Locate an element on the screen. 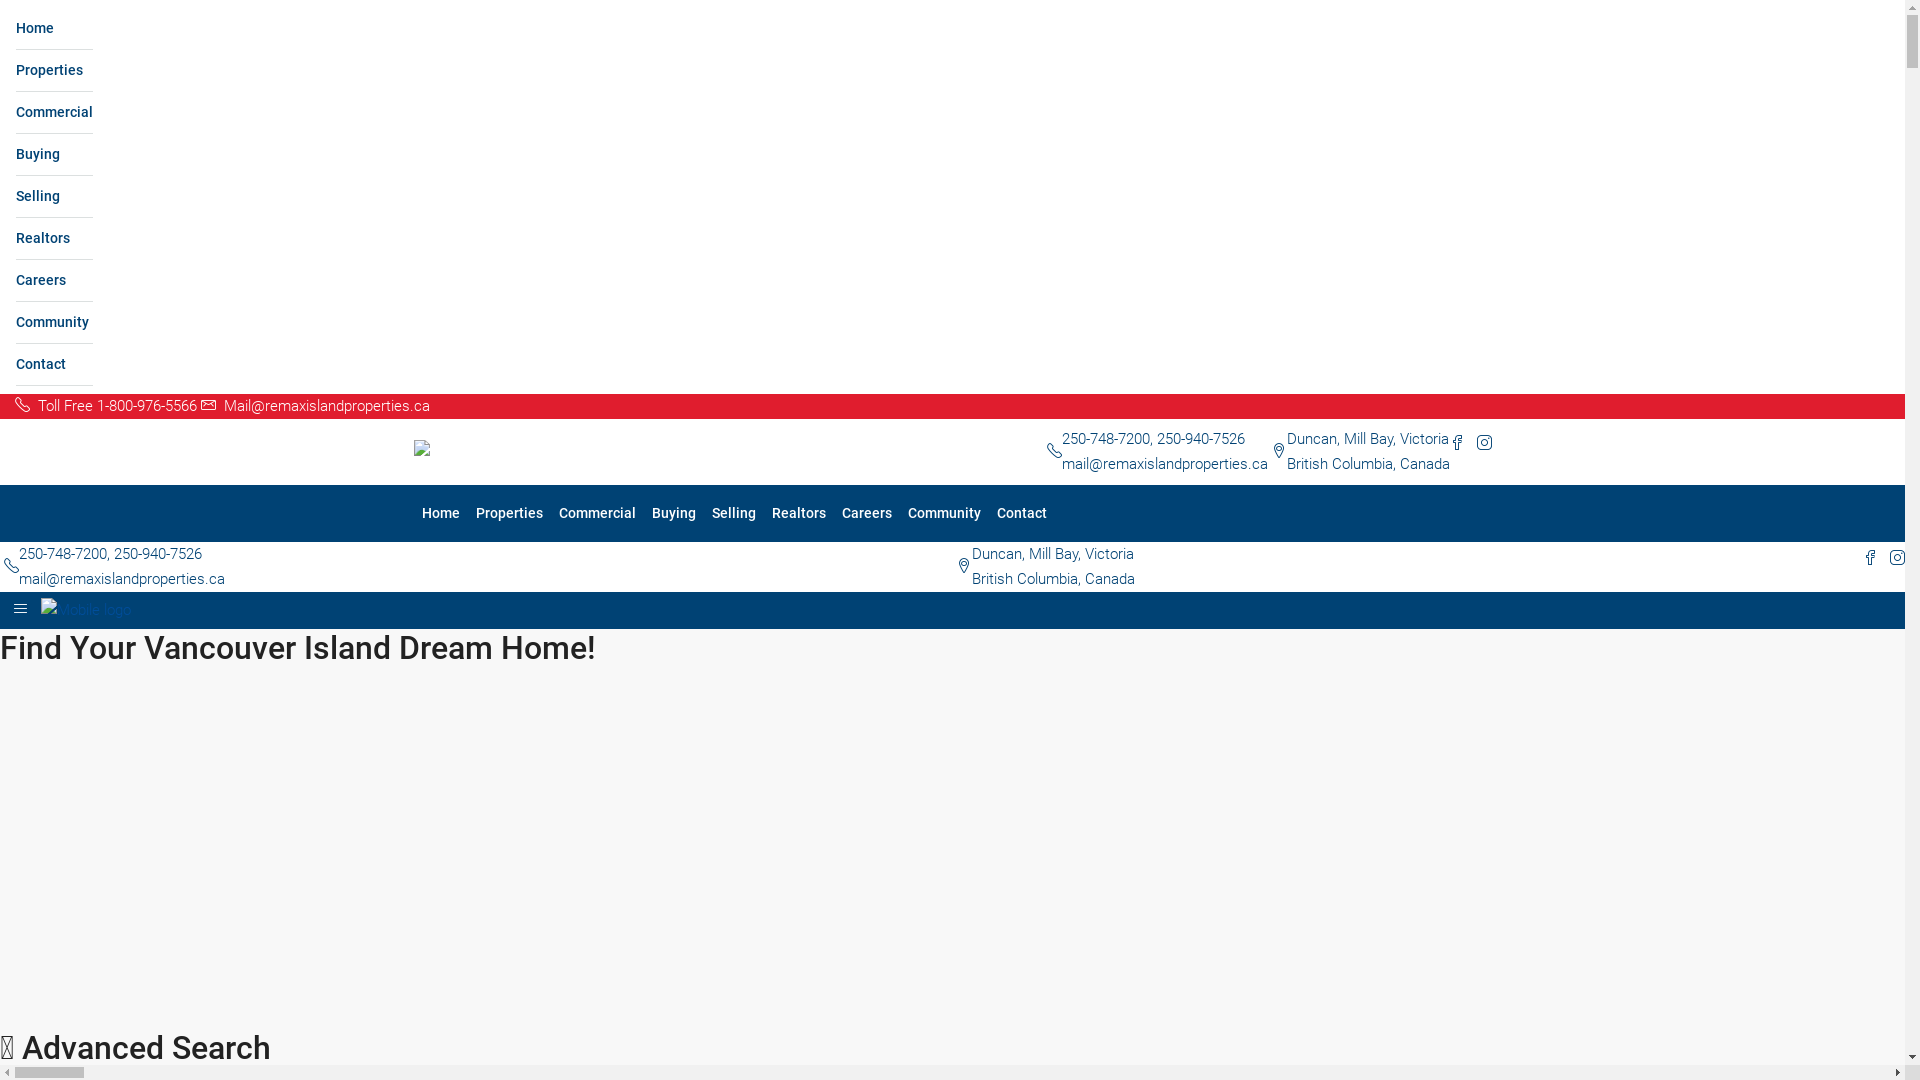 This screenshot has height=1080, width=1920. '250-748-7200, 250-940-7526' is located at coordinates (1153, 438).